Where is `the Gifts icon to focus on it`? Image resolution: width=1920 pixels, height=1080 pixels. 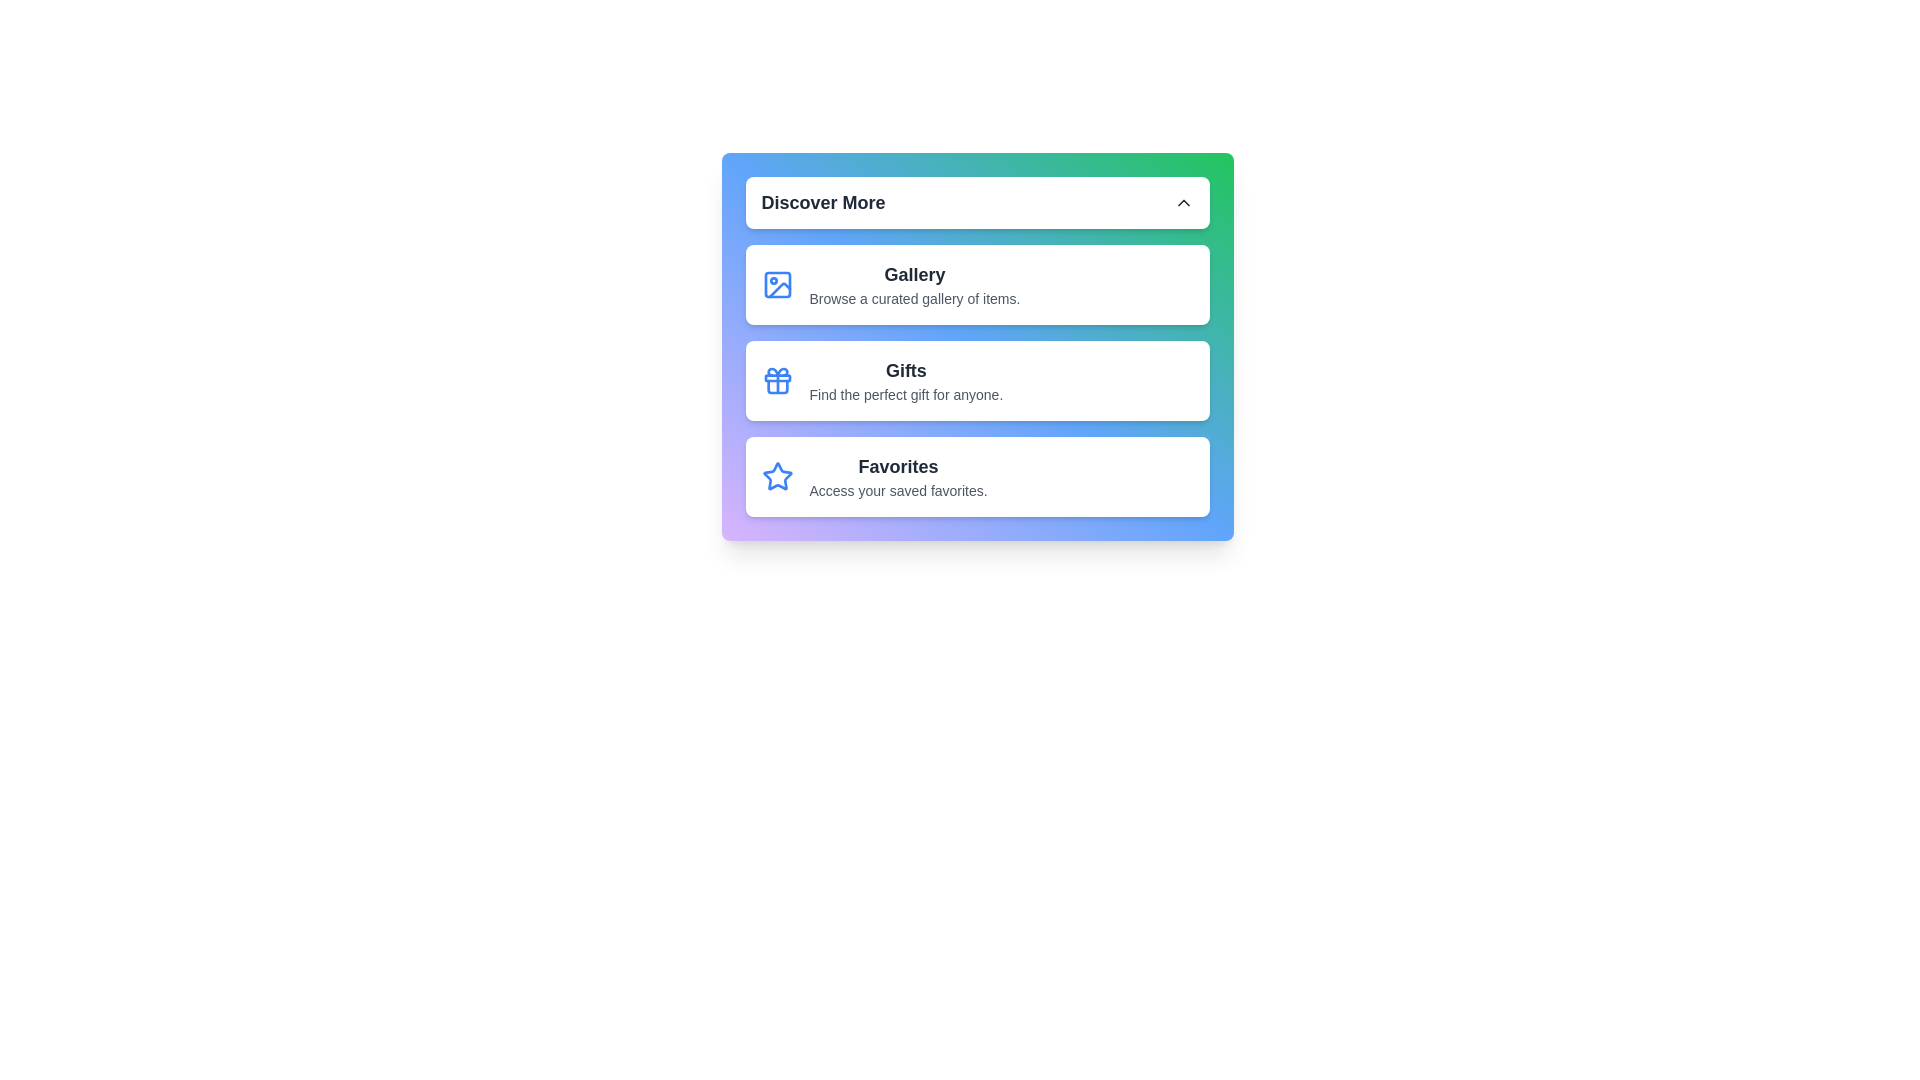 the Gifts icon to focus on it is located at coordinates (776, 381).